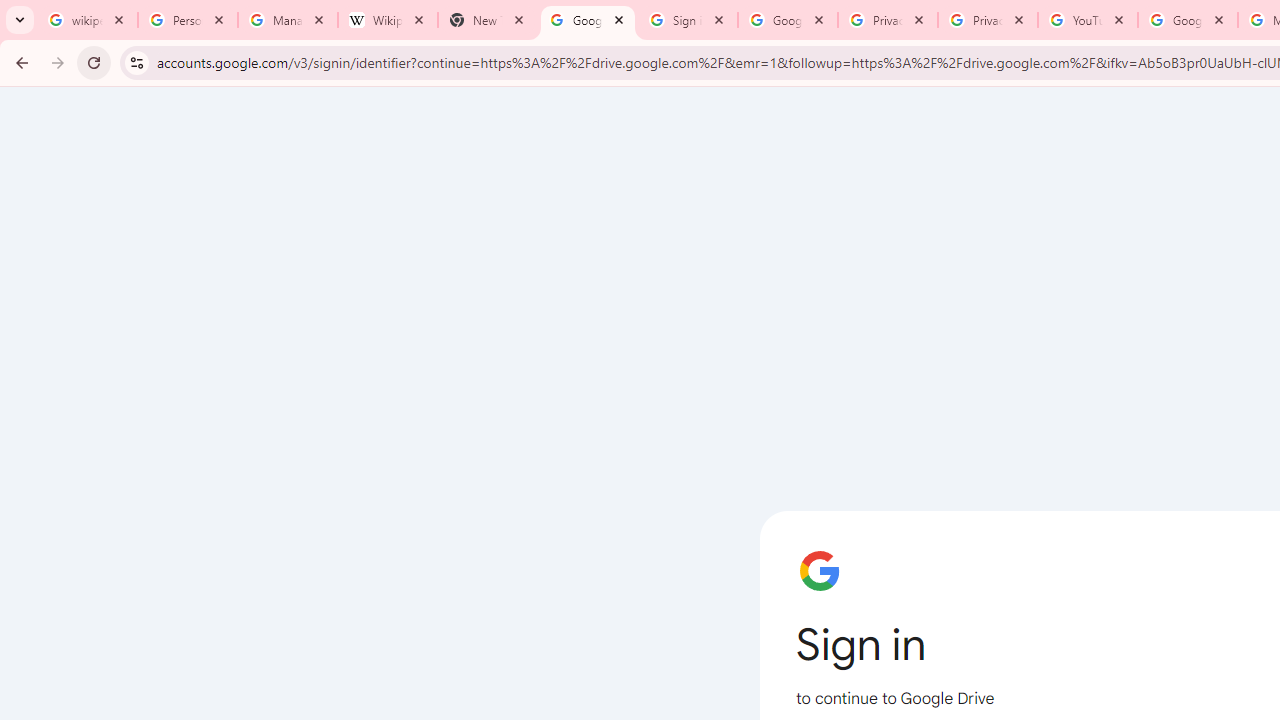  Describe the element at coordinates (787, 20) in the screenshot. I see `'Google Drive: Sign-in'` at that location.